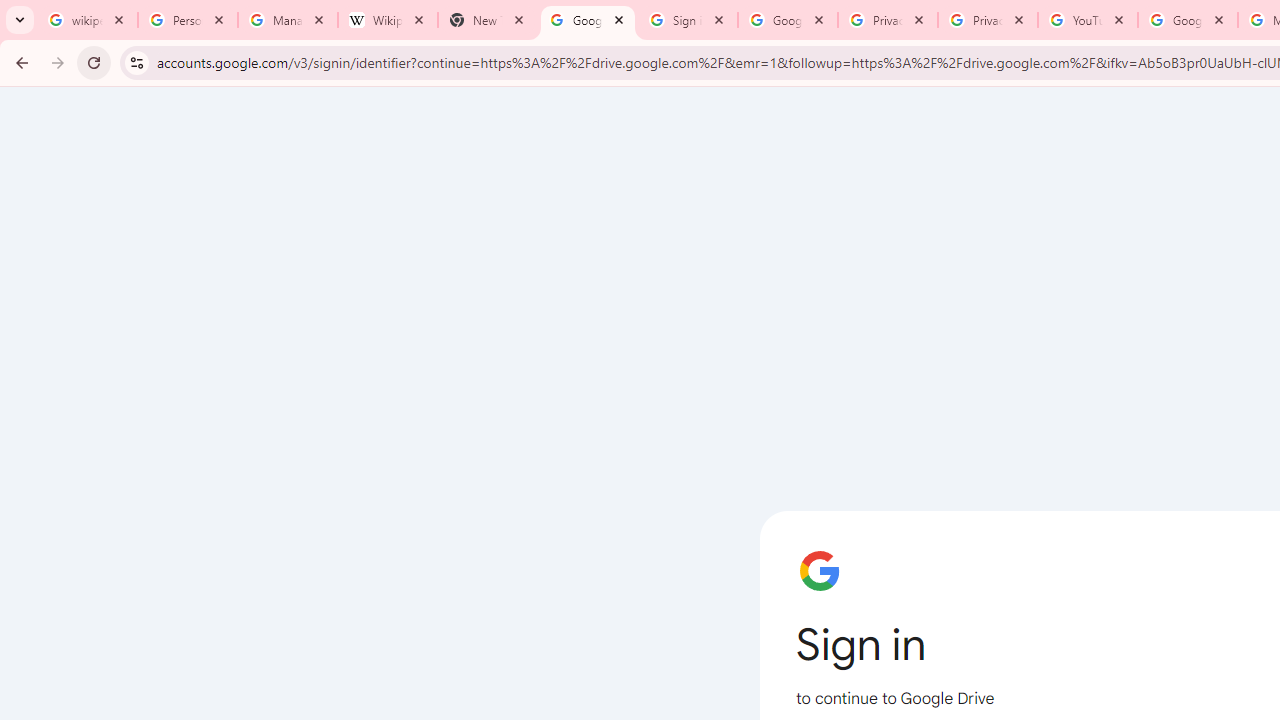  Describe the element at coordinates (787, 20) in the screenshot. I see `'Google Drive: Sign-in'` at that location.